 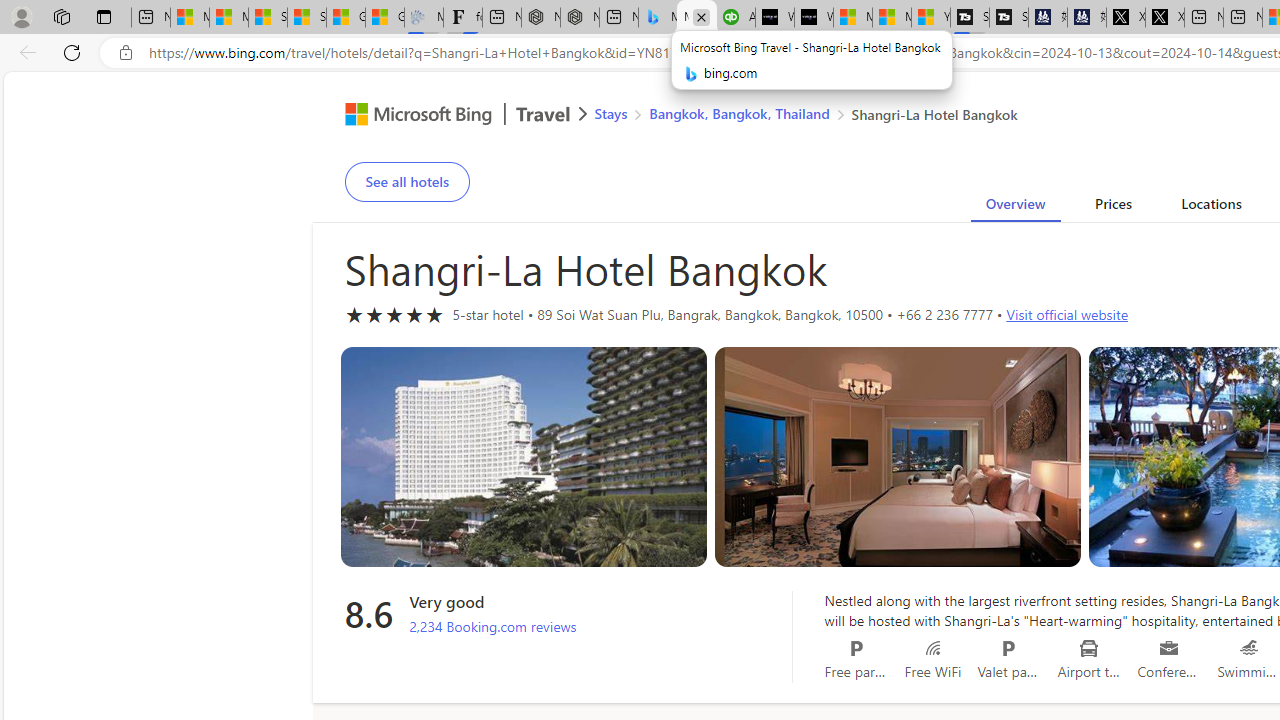 What do you see at coordinates (610, 113) in the screenshot?
I see `'Stays'` at bounding box center [610, 113].